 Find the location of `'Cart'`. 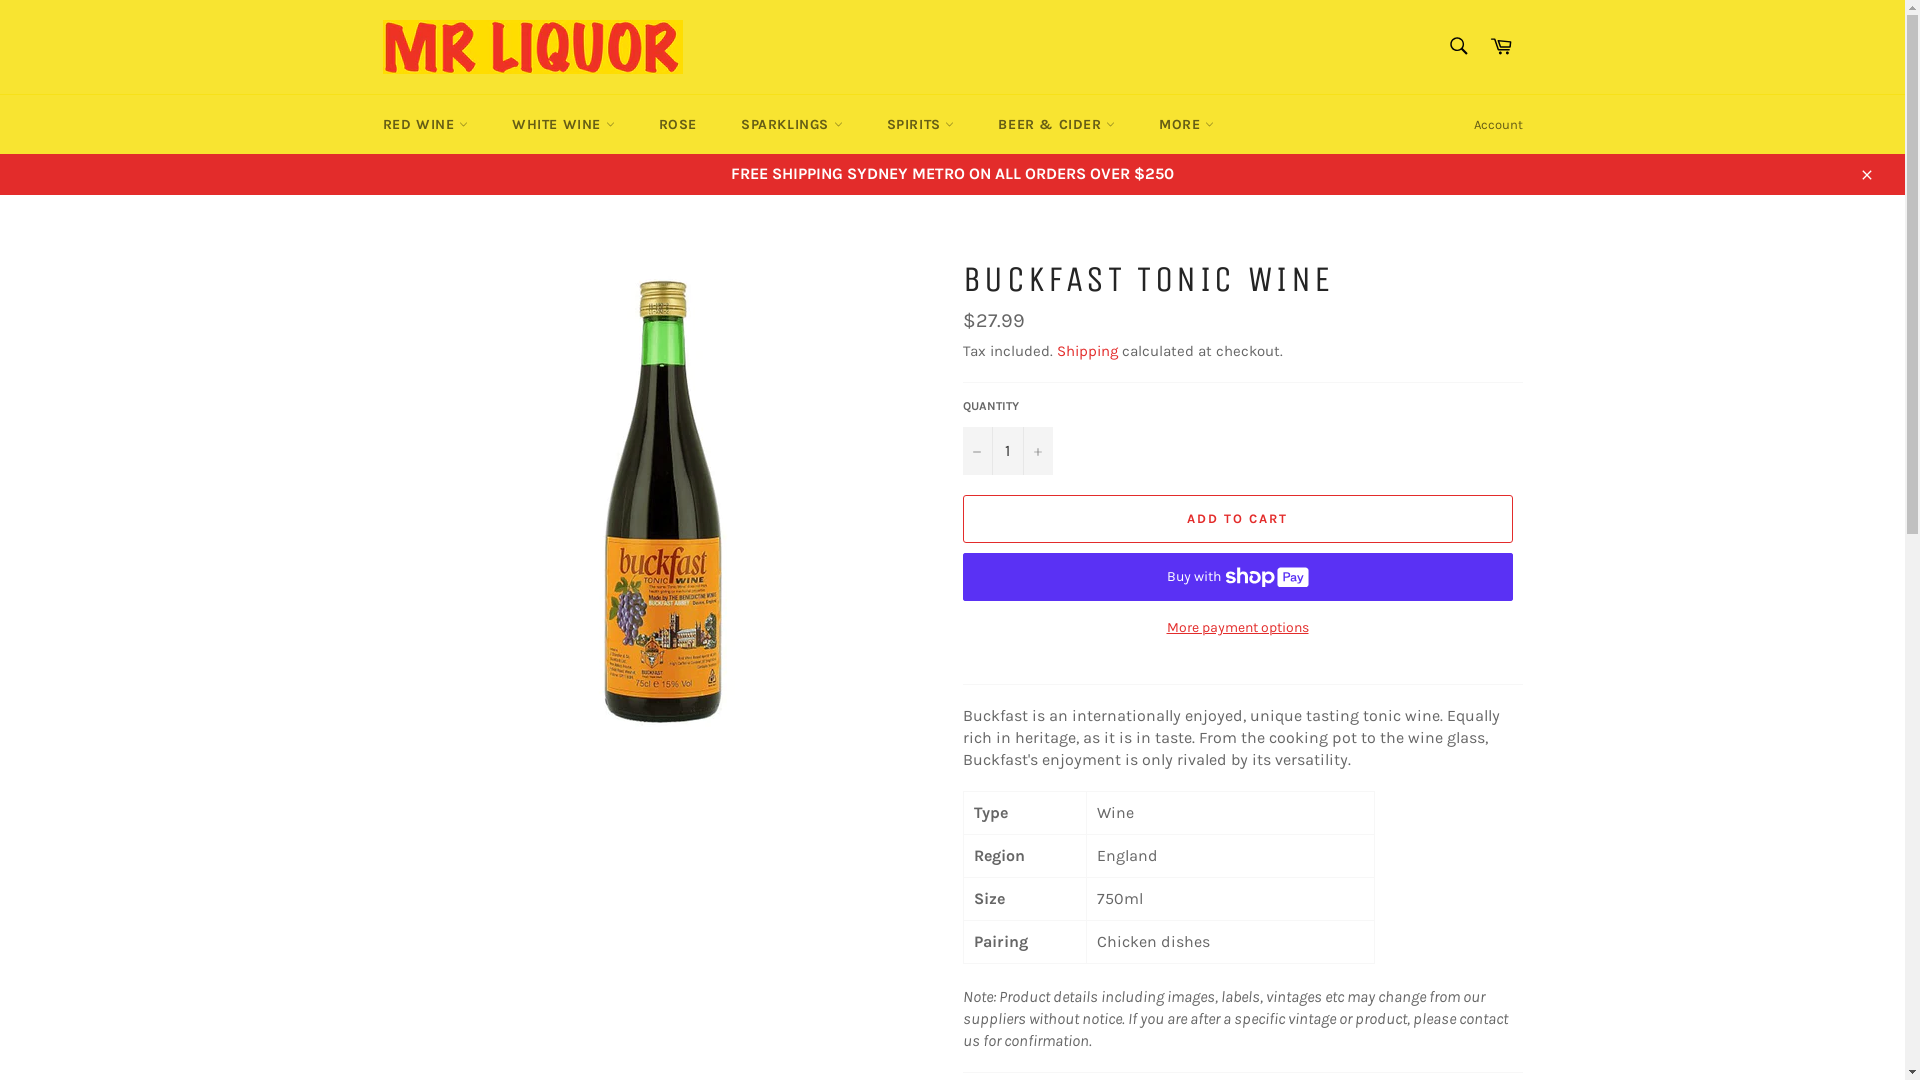

'Cart' is located at coordinates (1501, 45).